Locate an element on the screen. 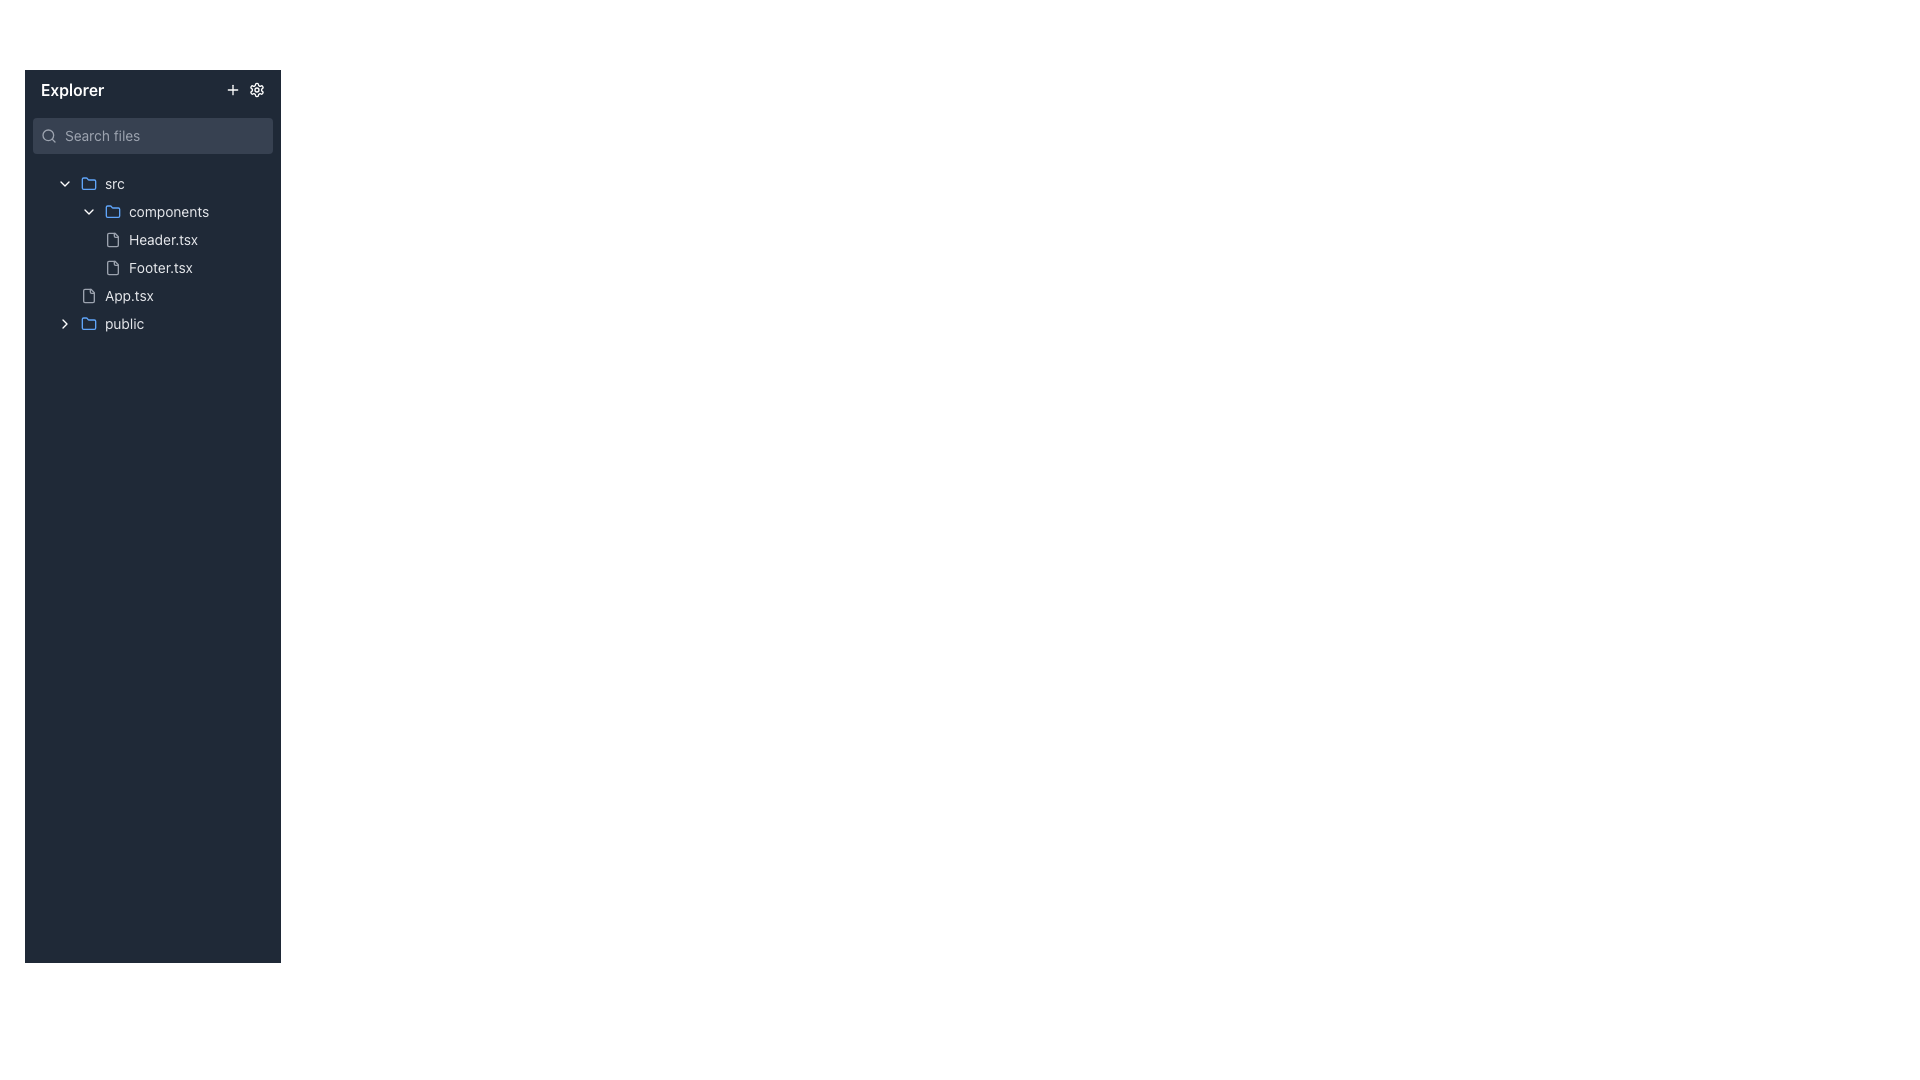 The height and width of the screenshot is (1080, 1920). the search icon located to the left of the text input field in the search section at the top of the sidebar is located at coordinates (48, 135).